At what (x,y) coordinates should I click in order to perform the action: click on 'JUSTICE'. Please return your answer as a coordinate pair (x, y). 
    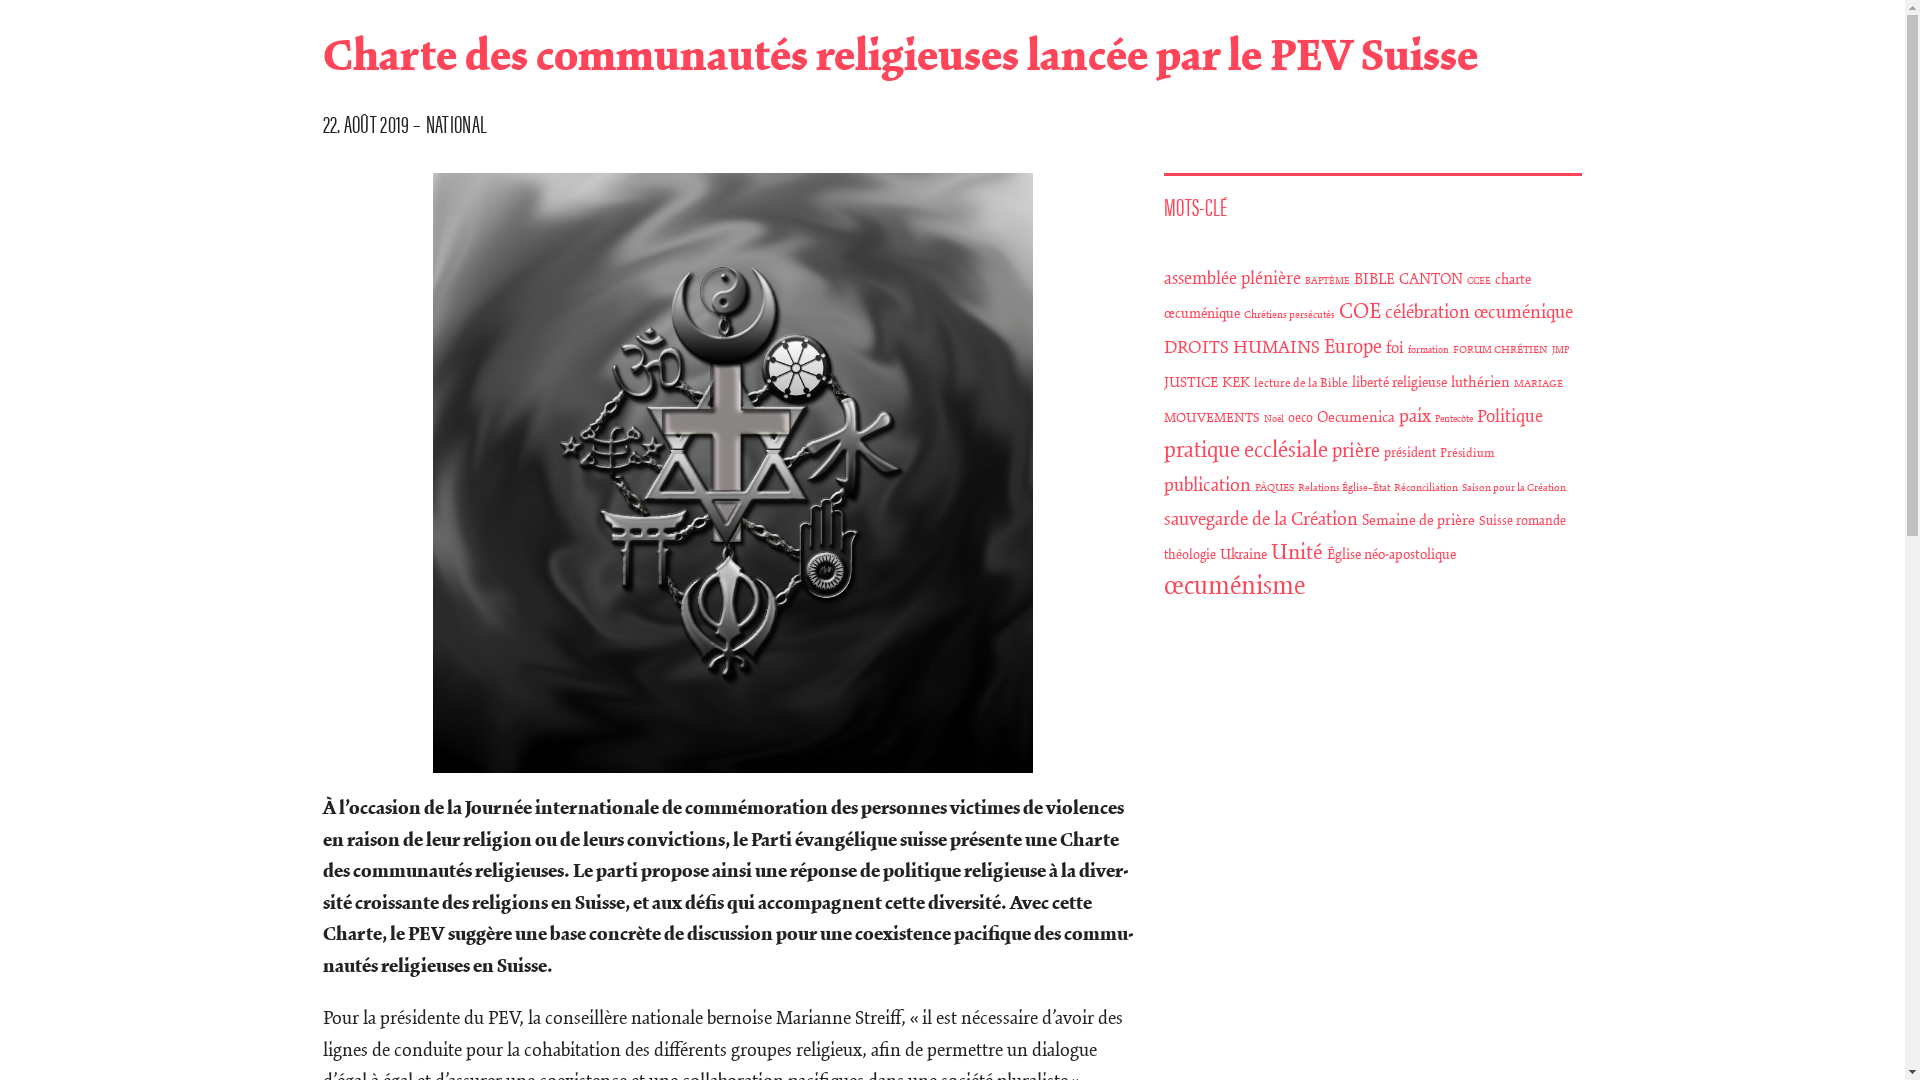
    Looking at the image, I should click on (1190, 382).